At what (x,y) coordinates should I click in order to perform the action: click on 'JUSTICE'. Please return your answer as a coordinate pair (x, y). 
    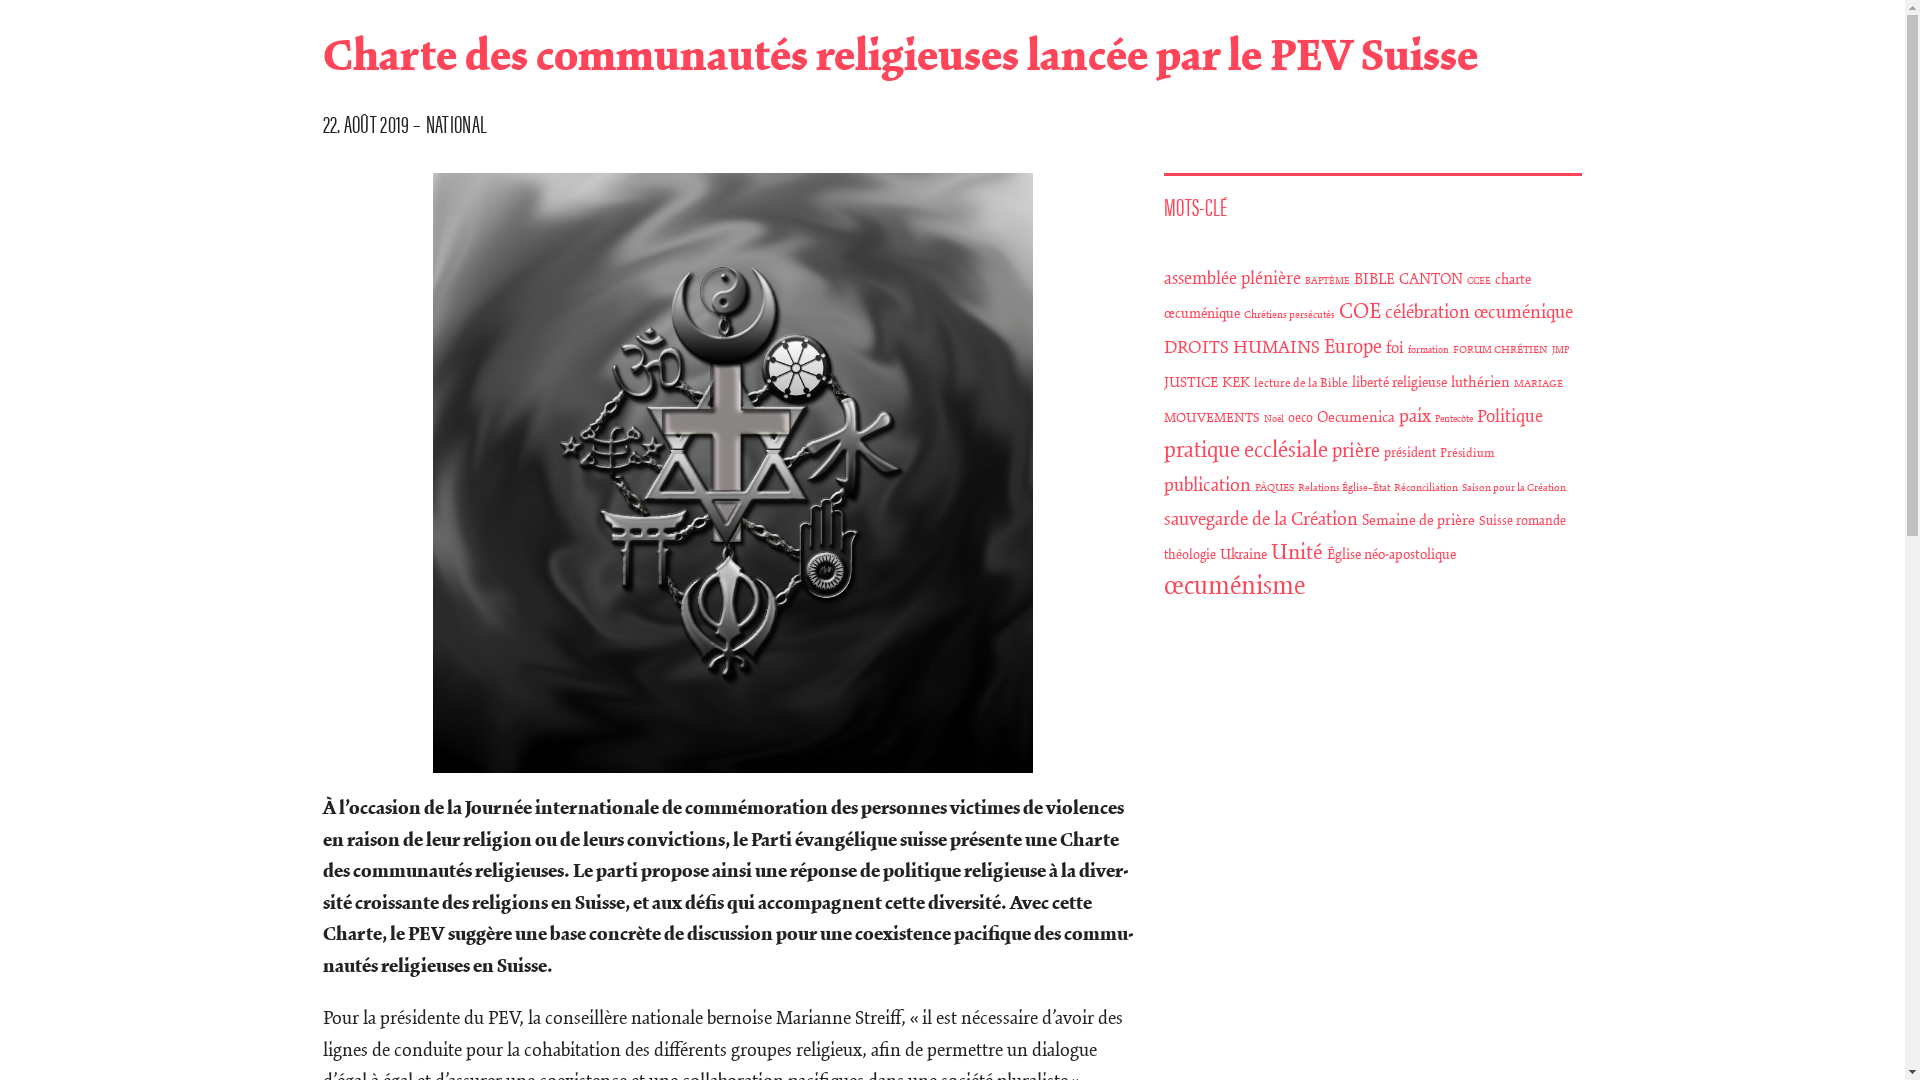
    Looking at the image, I should click on (1190, 382).